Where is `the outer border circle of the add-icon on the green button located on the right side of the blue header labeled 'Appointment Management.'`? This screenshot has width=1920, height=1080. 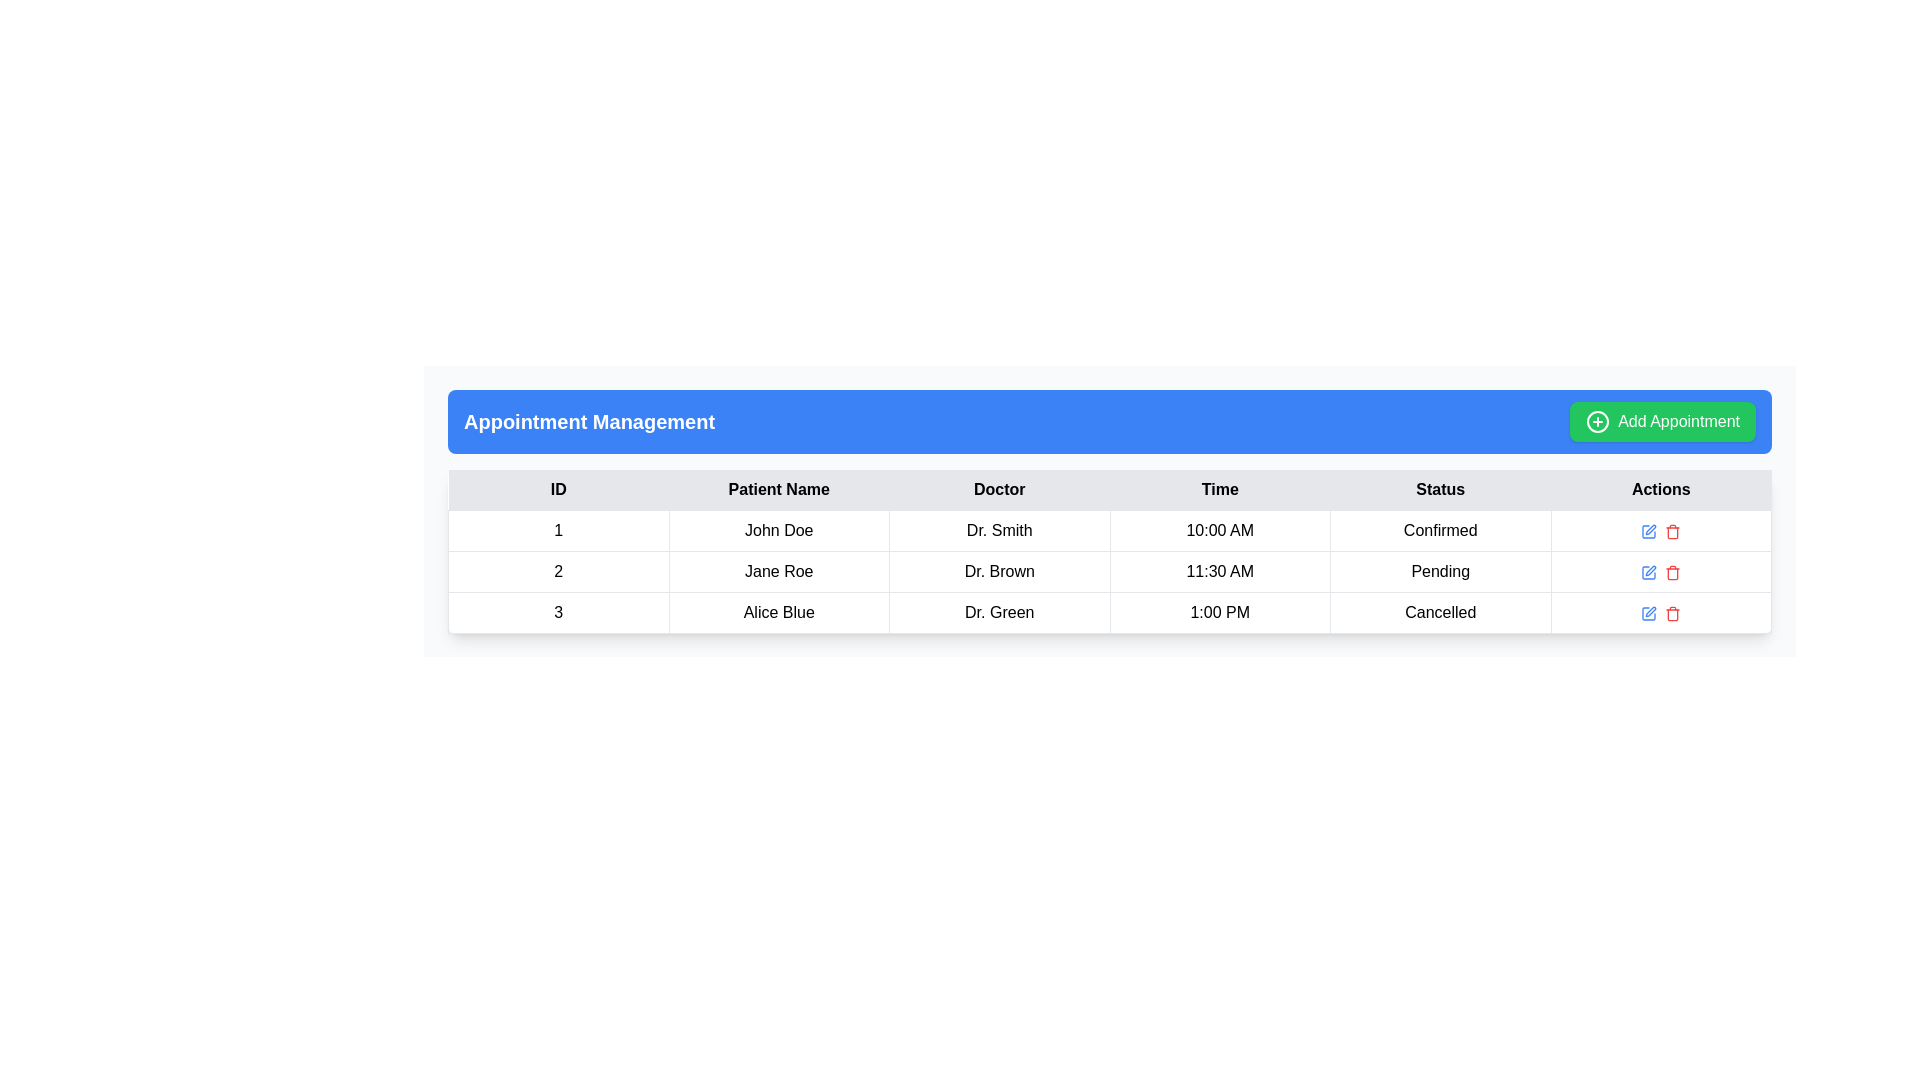
the outer border circle of the add-icon on the green button located on the right side of the blue header labeled 'Appointment Management.' is located at coordinates (1597, 420).